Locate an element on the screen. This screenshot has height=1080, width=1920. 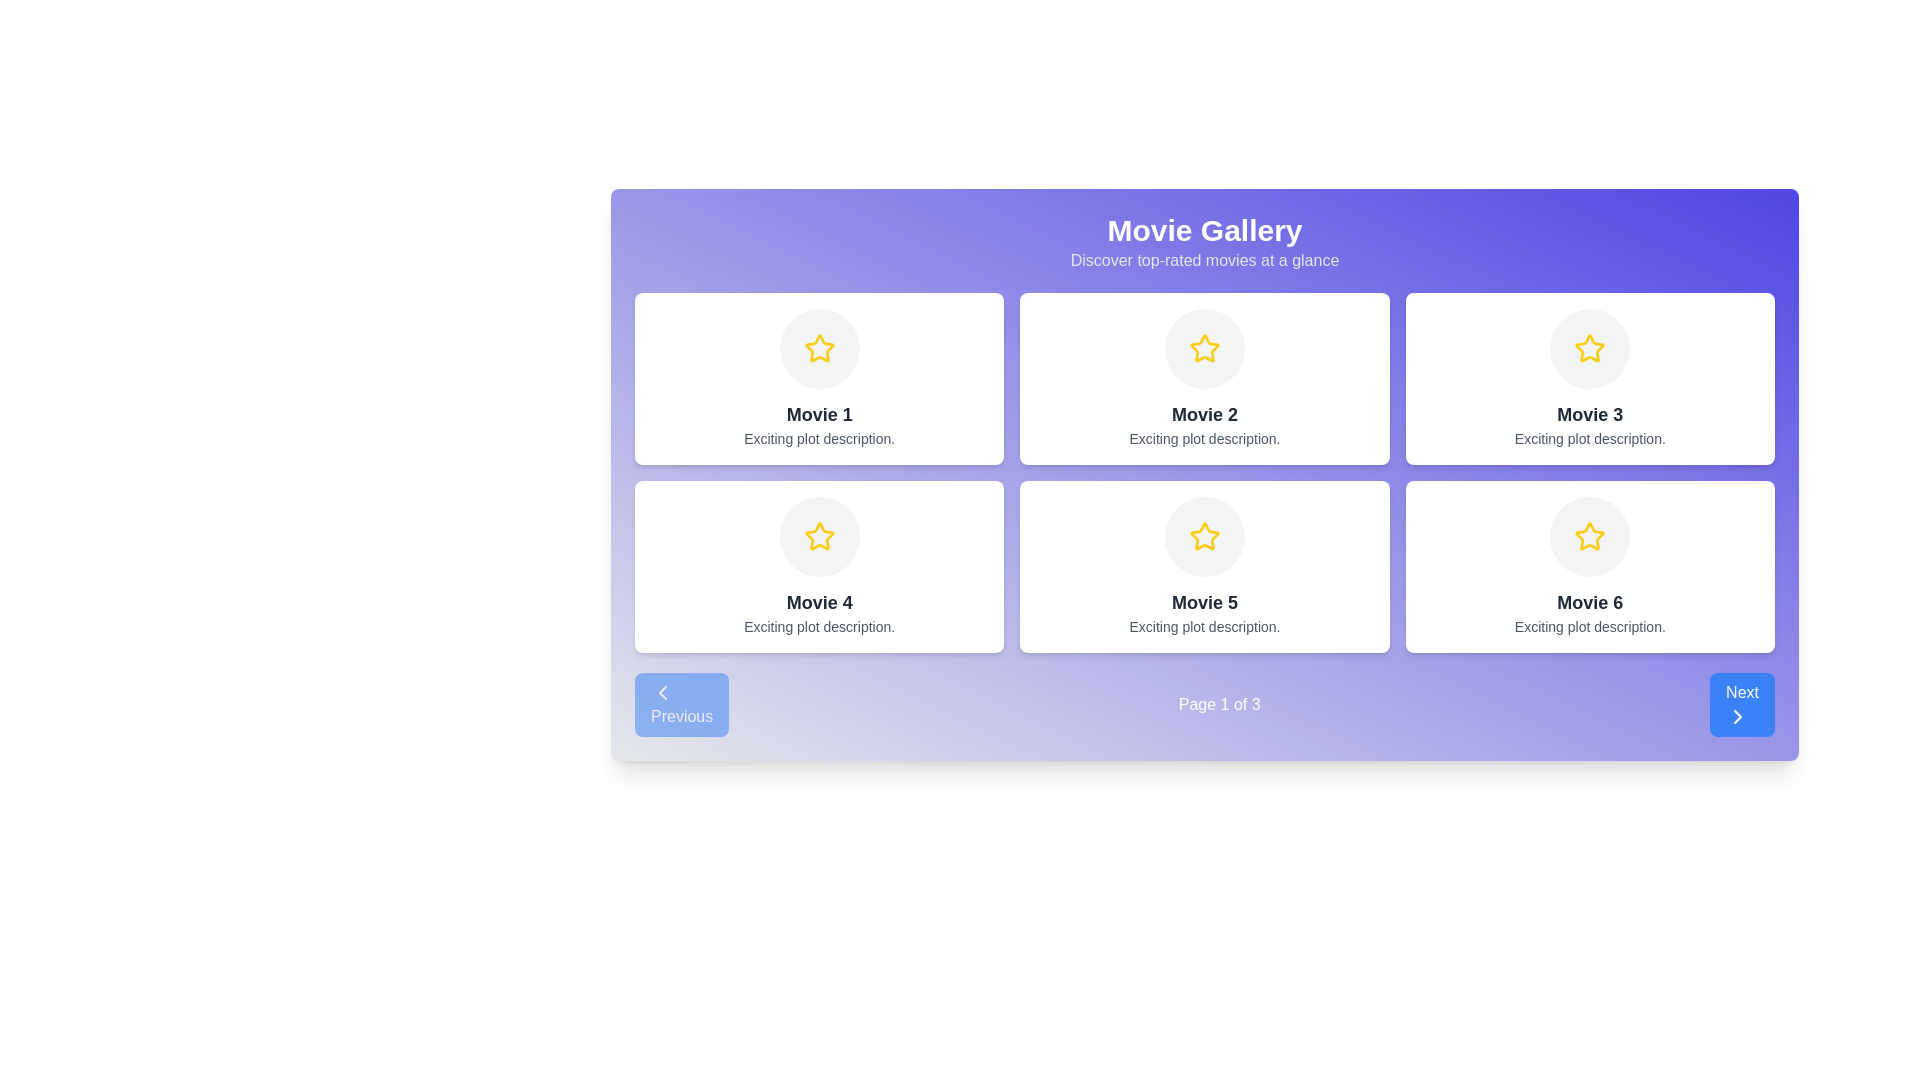
the Text Label that serves as the title of the movie displayed in the card for 'Movie 4', located in the second row, first column of a grid layout, above the plot description and below the rating icon is located at coordinates (819, 601).